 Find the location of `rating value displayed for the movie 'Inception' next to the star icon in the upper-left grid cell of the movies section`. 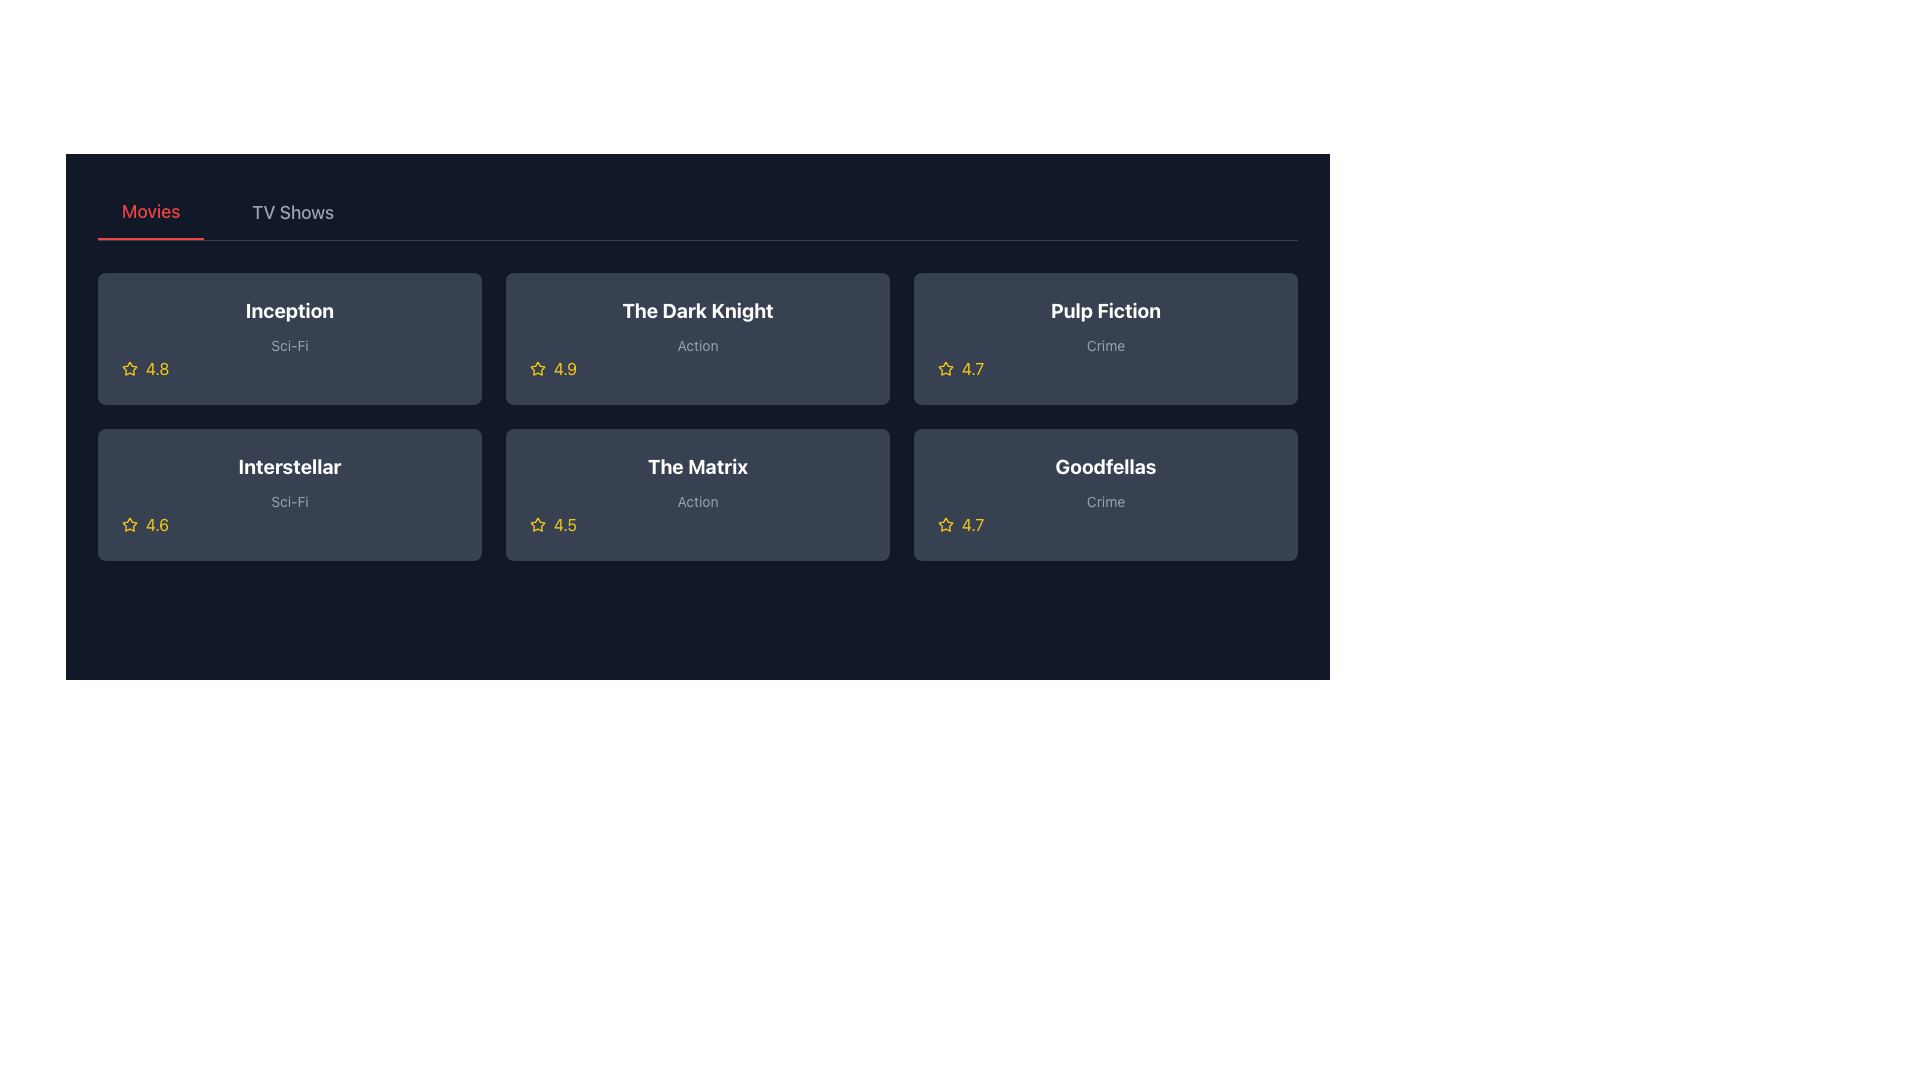

rating value displayed for the movie 'Inception' next to the star icon in the upper-left grid cell of the movies section is located at coordinates (156, 369).